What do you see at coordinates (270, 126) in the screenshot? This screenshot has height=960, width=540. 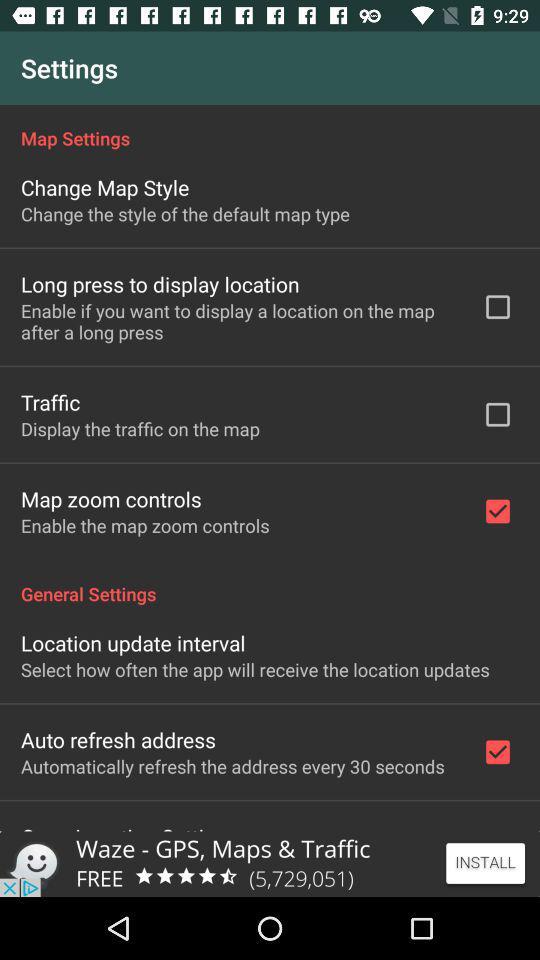 I see `the map settings app` at bounding box center [270, 126].